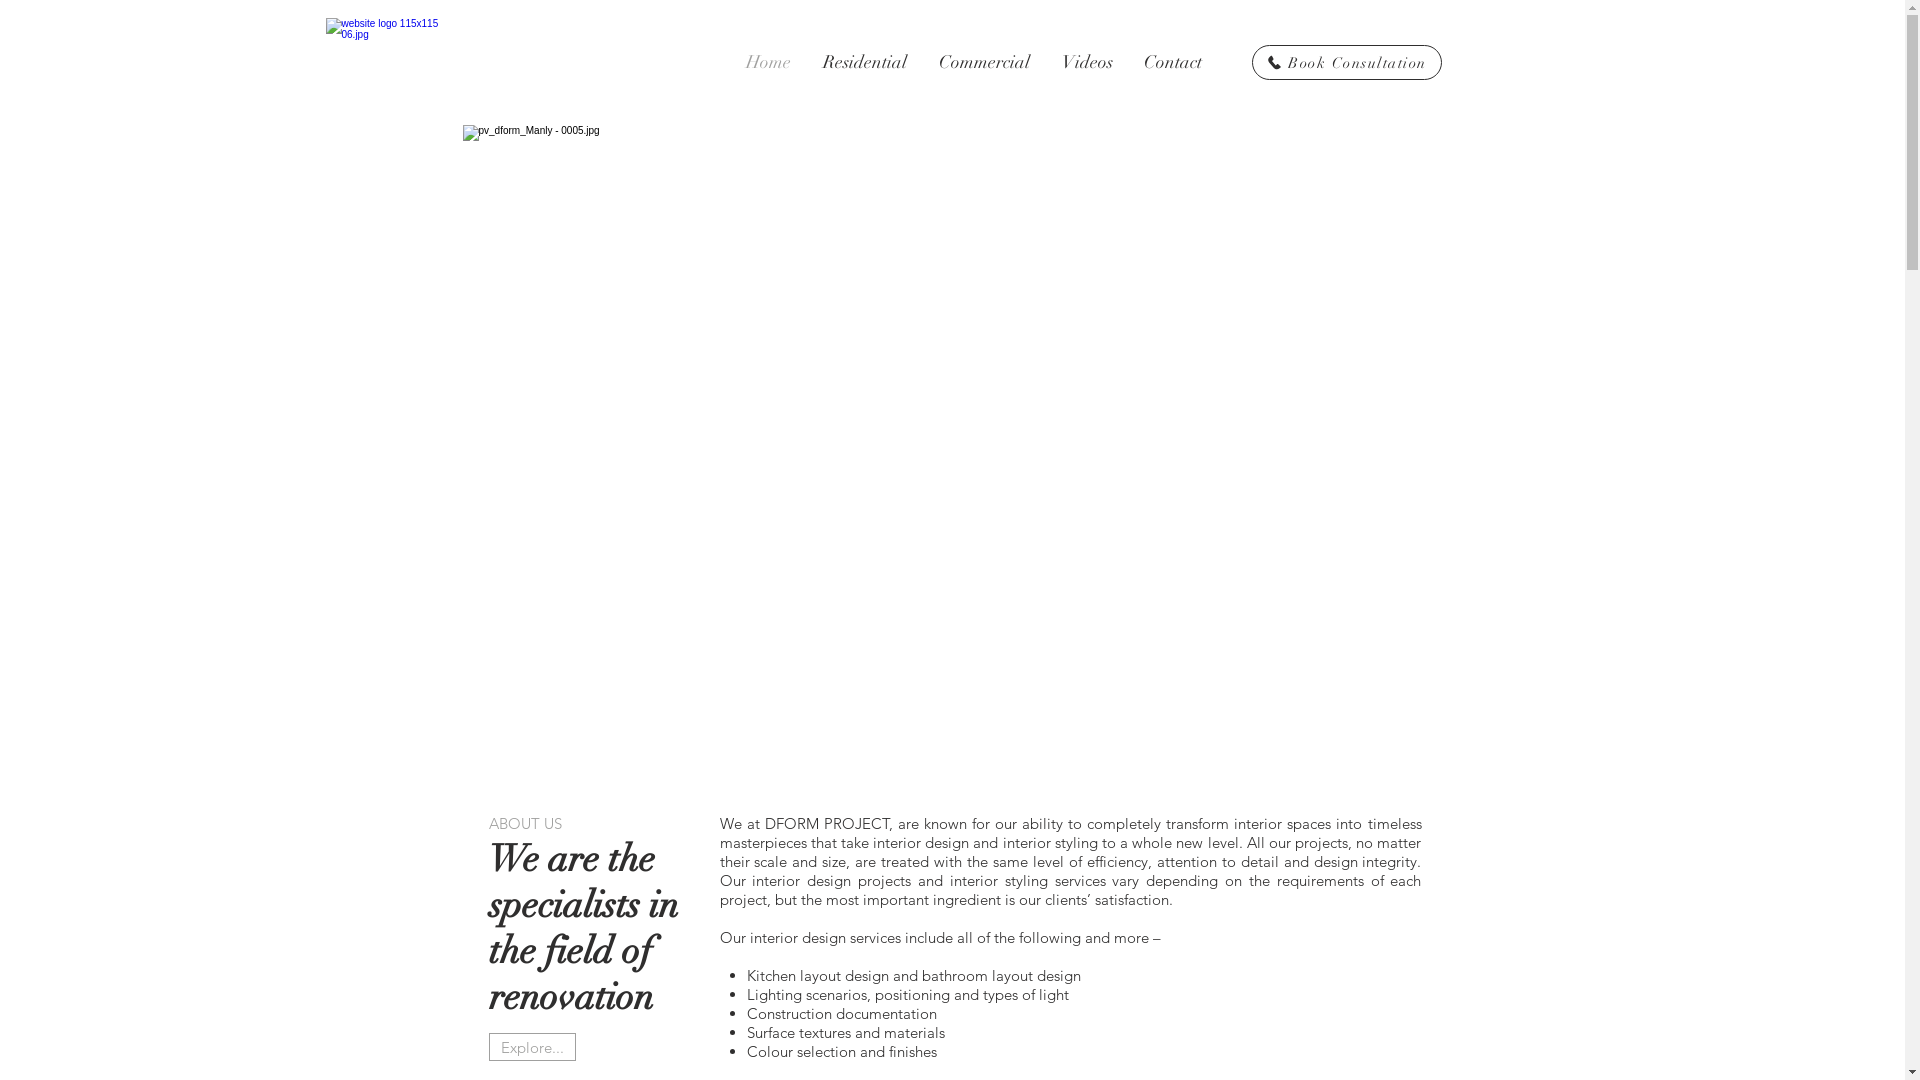 The height and width of the screenshot is (1080, 1920). I want to click on 'Explore...', so click(488, 1045).